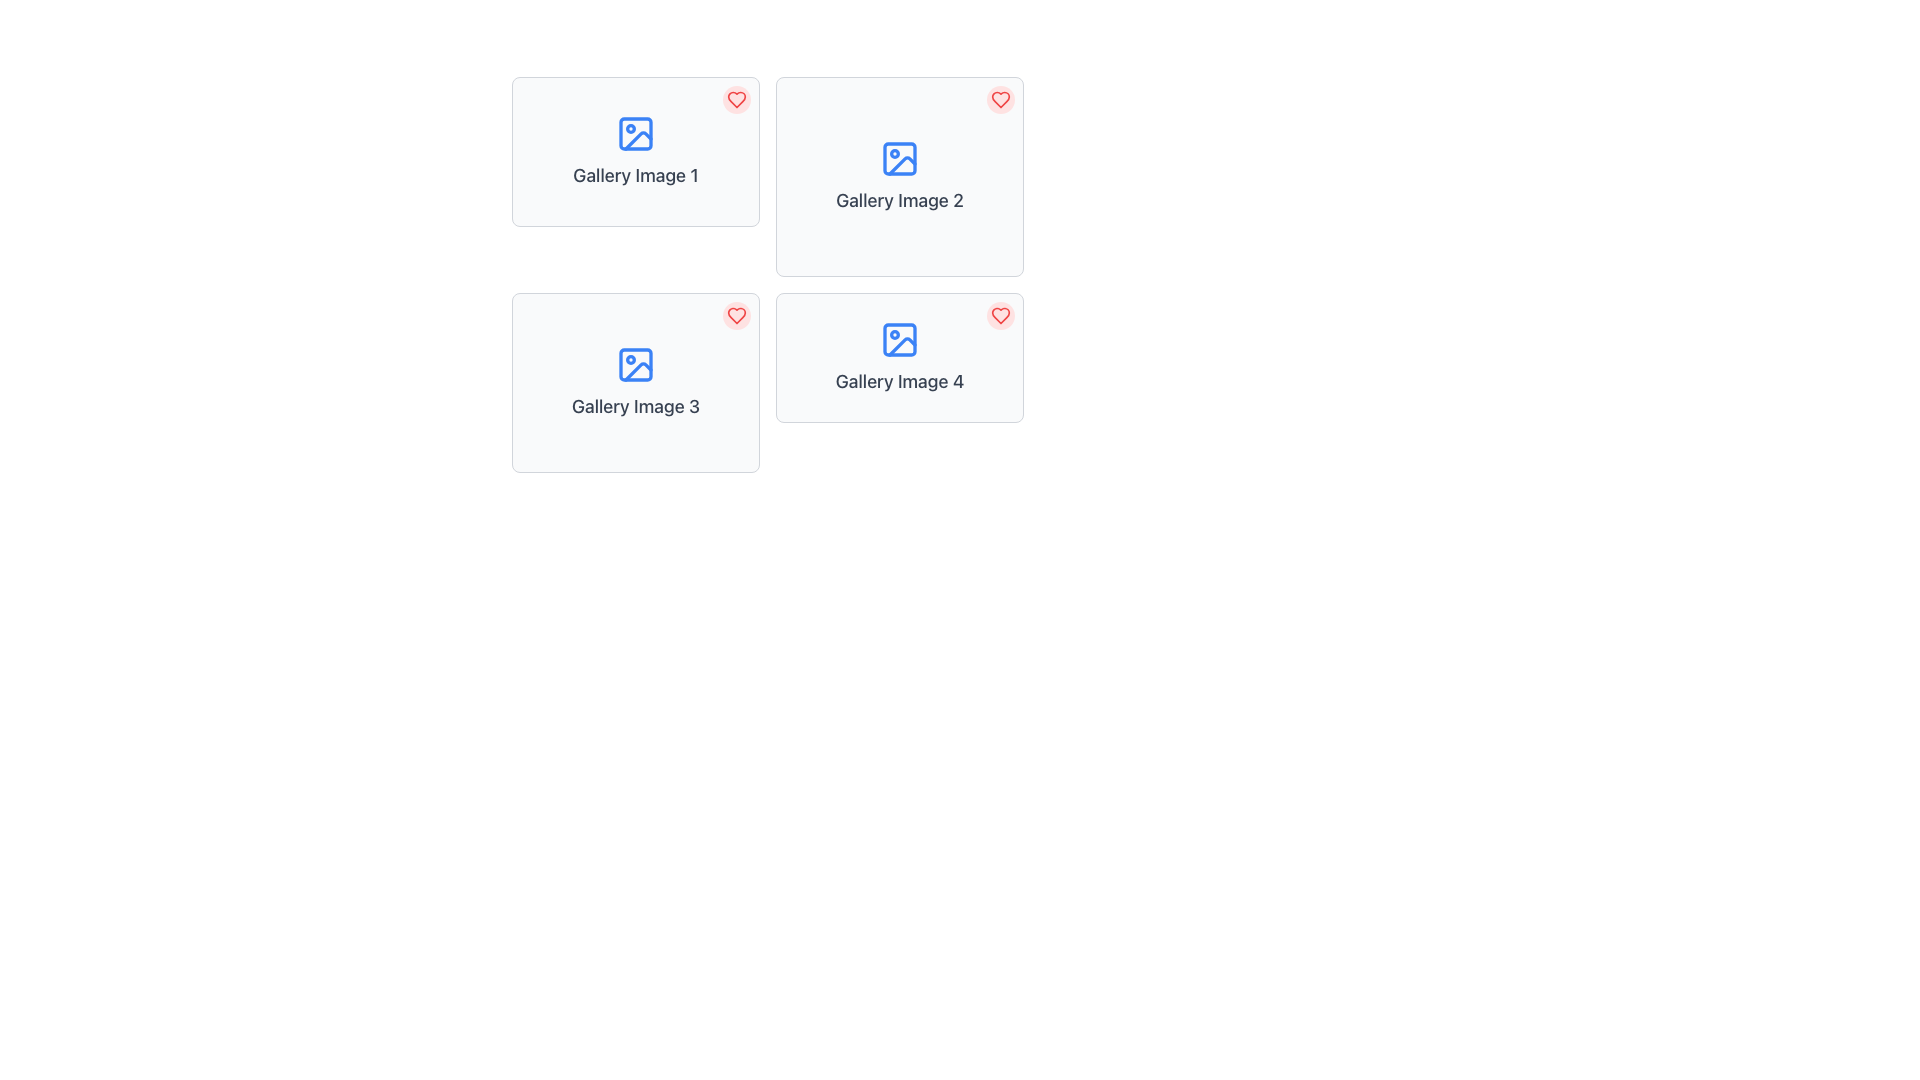 The height and width of the screenshot is (1080, 1920). Describe the element at coordinates (637, 139) in the screenshot. I see `the graphic icon of 'Gallery Image 1' card, located at the top-left corner of the gallery layout` at that location.